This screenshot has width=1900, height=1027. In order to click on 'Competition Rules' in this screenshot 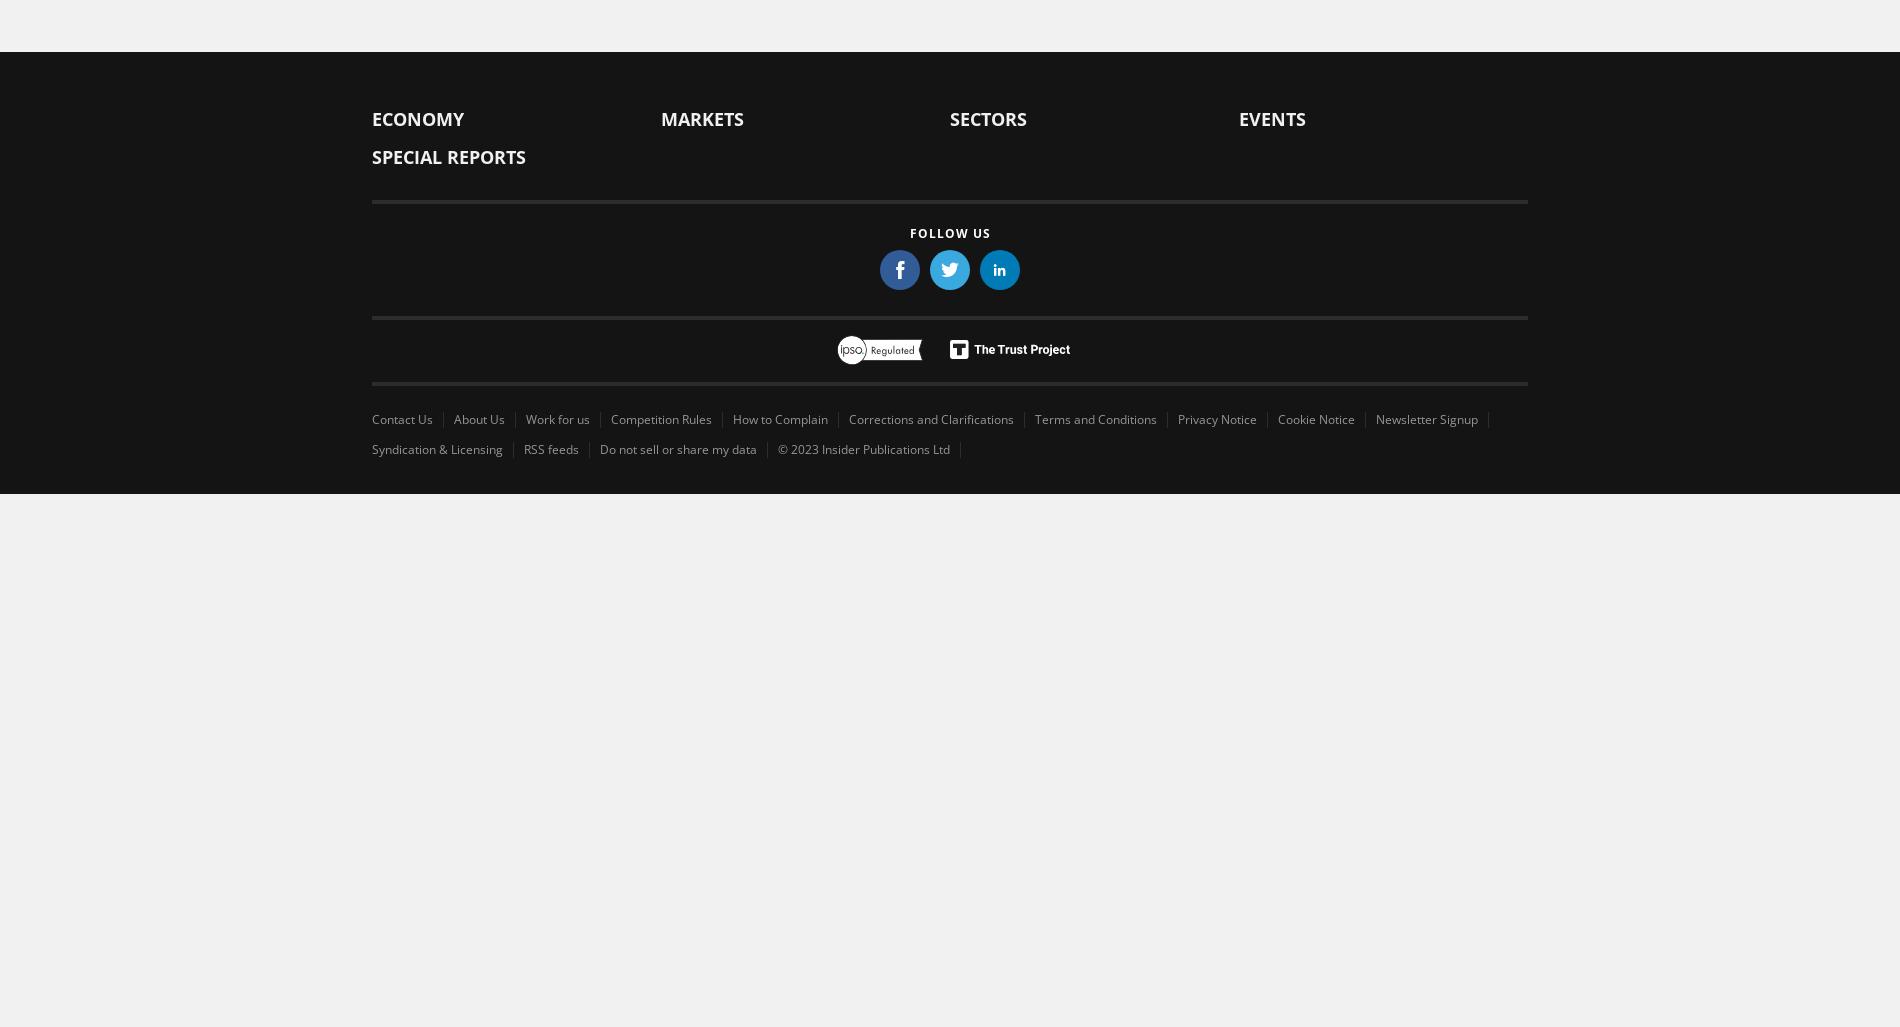, I will do `click(661, 417)`.